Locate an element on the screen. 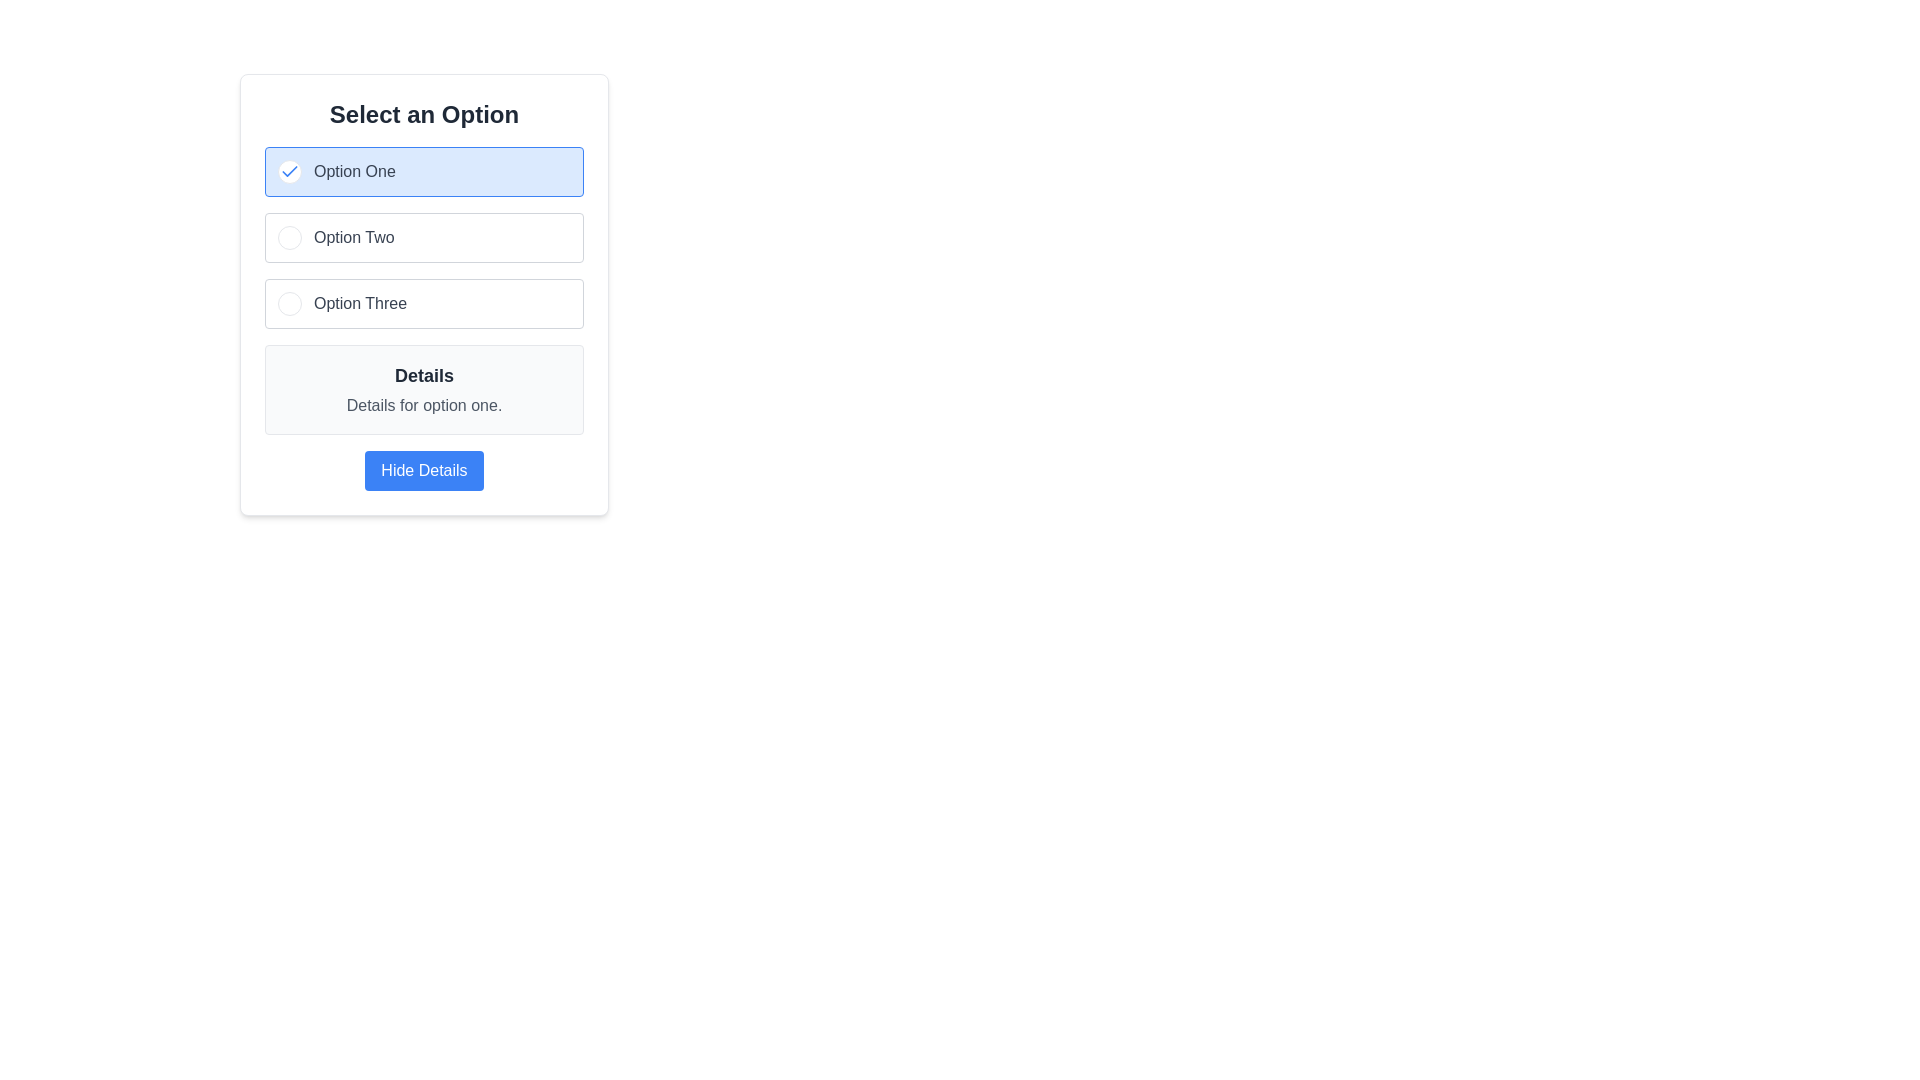 The height and width of the screenshot is (1080, 1920). the unselected radio button labeled 'Option Three' is located at coordinates (423, 304).